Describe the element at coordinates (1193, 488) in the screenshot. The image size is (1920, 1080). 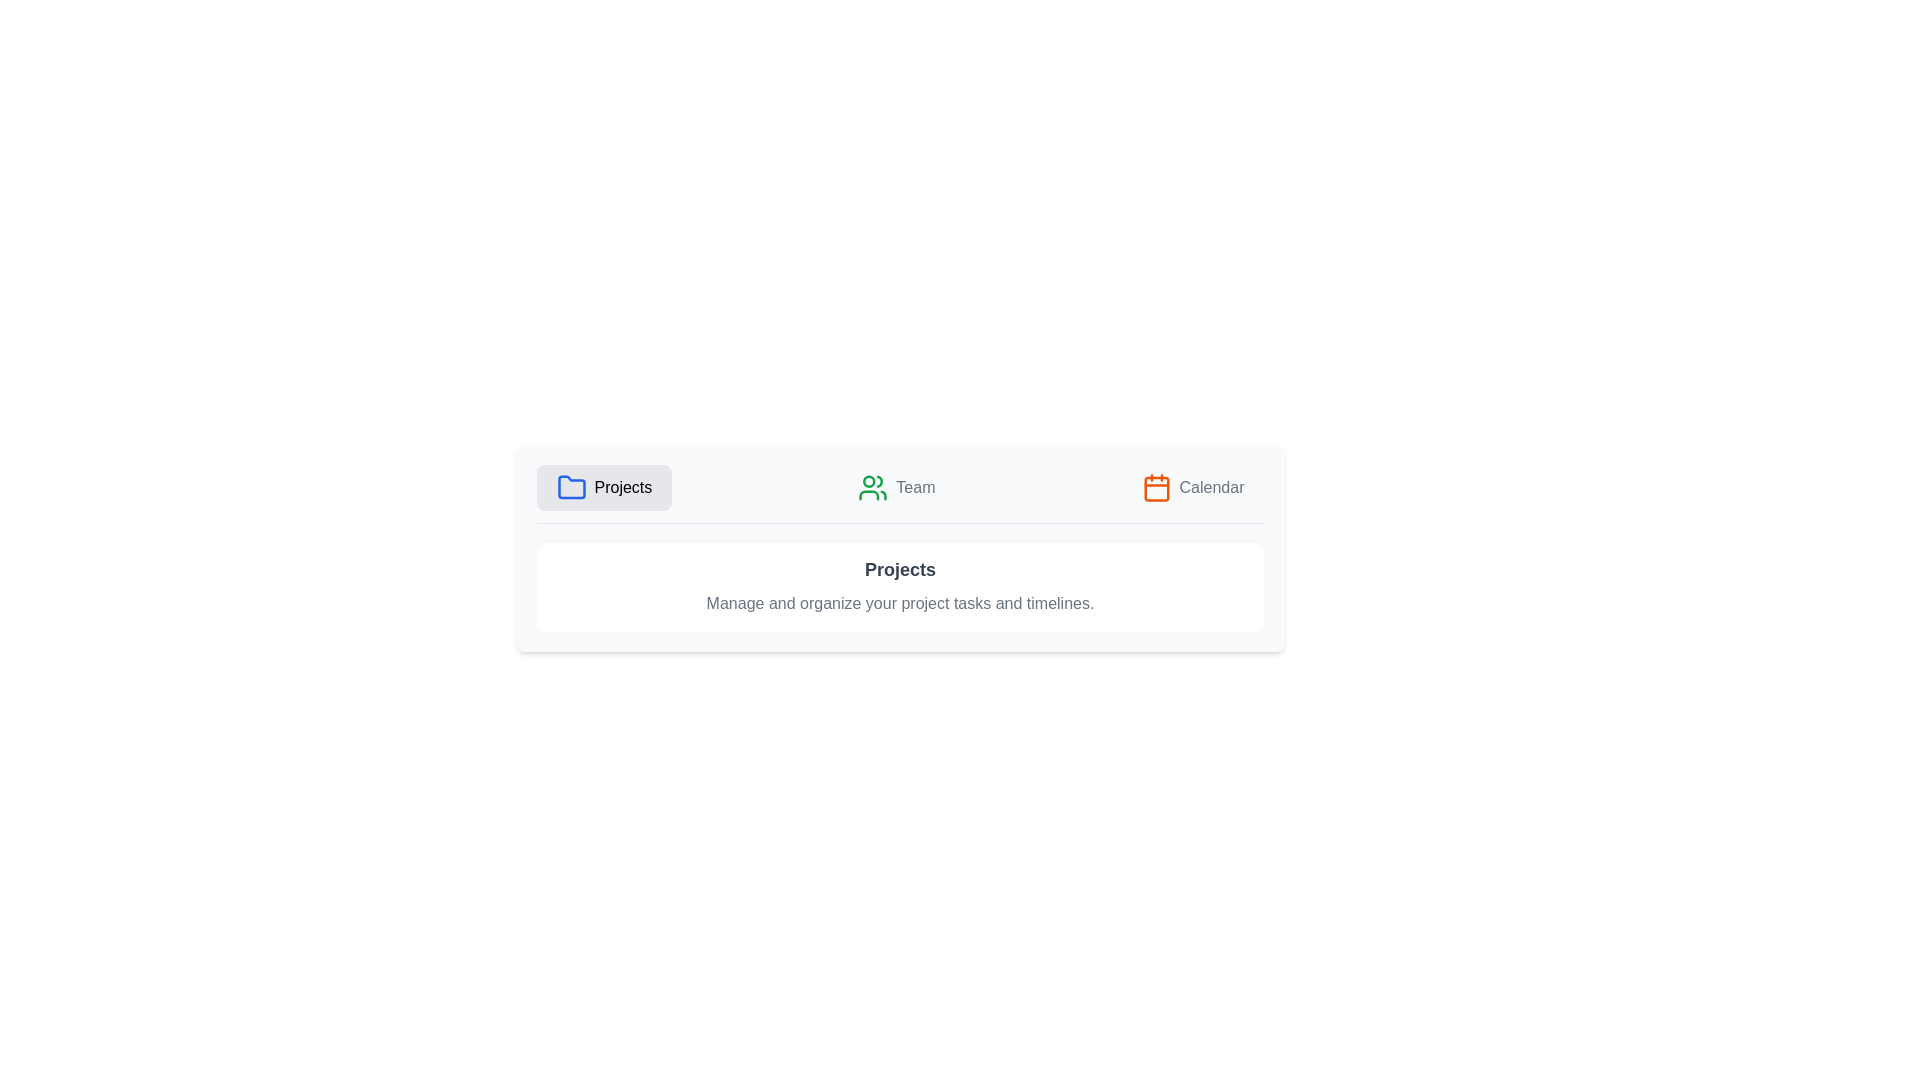
I see `the Calendar tab in the ProjectTabs component` at that location.